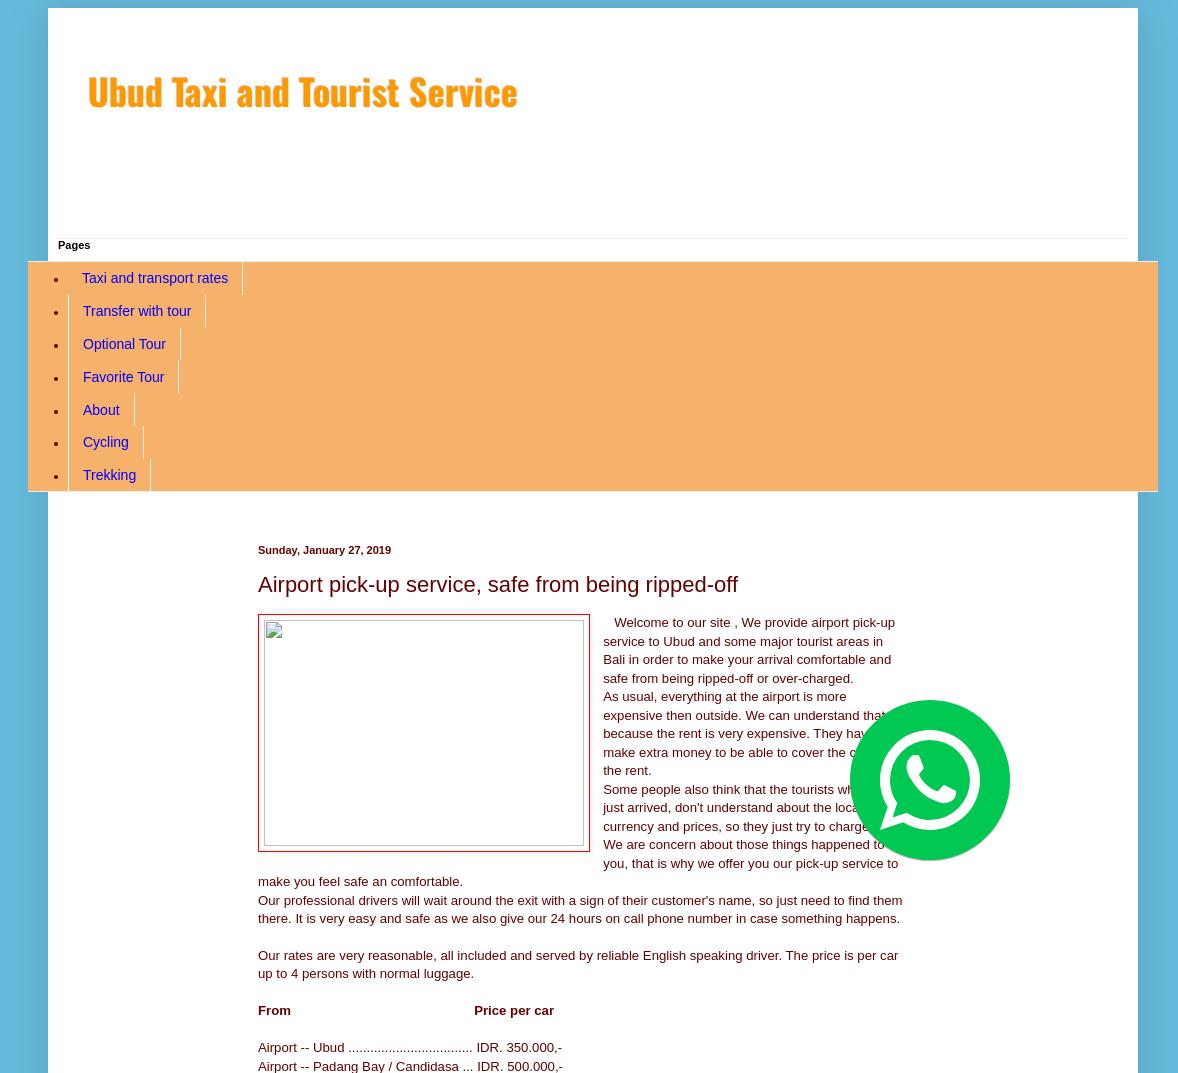 The image size is (1178, 1073). Describe the element at coordinates (72, 243) in the screenshot. I see `'Pages'` at that location.